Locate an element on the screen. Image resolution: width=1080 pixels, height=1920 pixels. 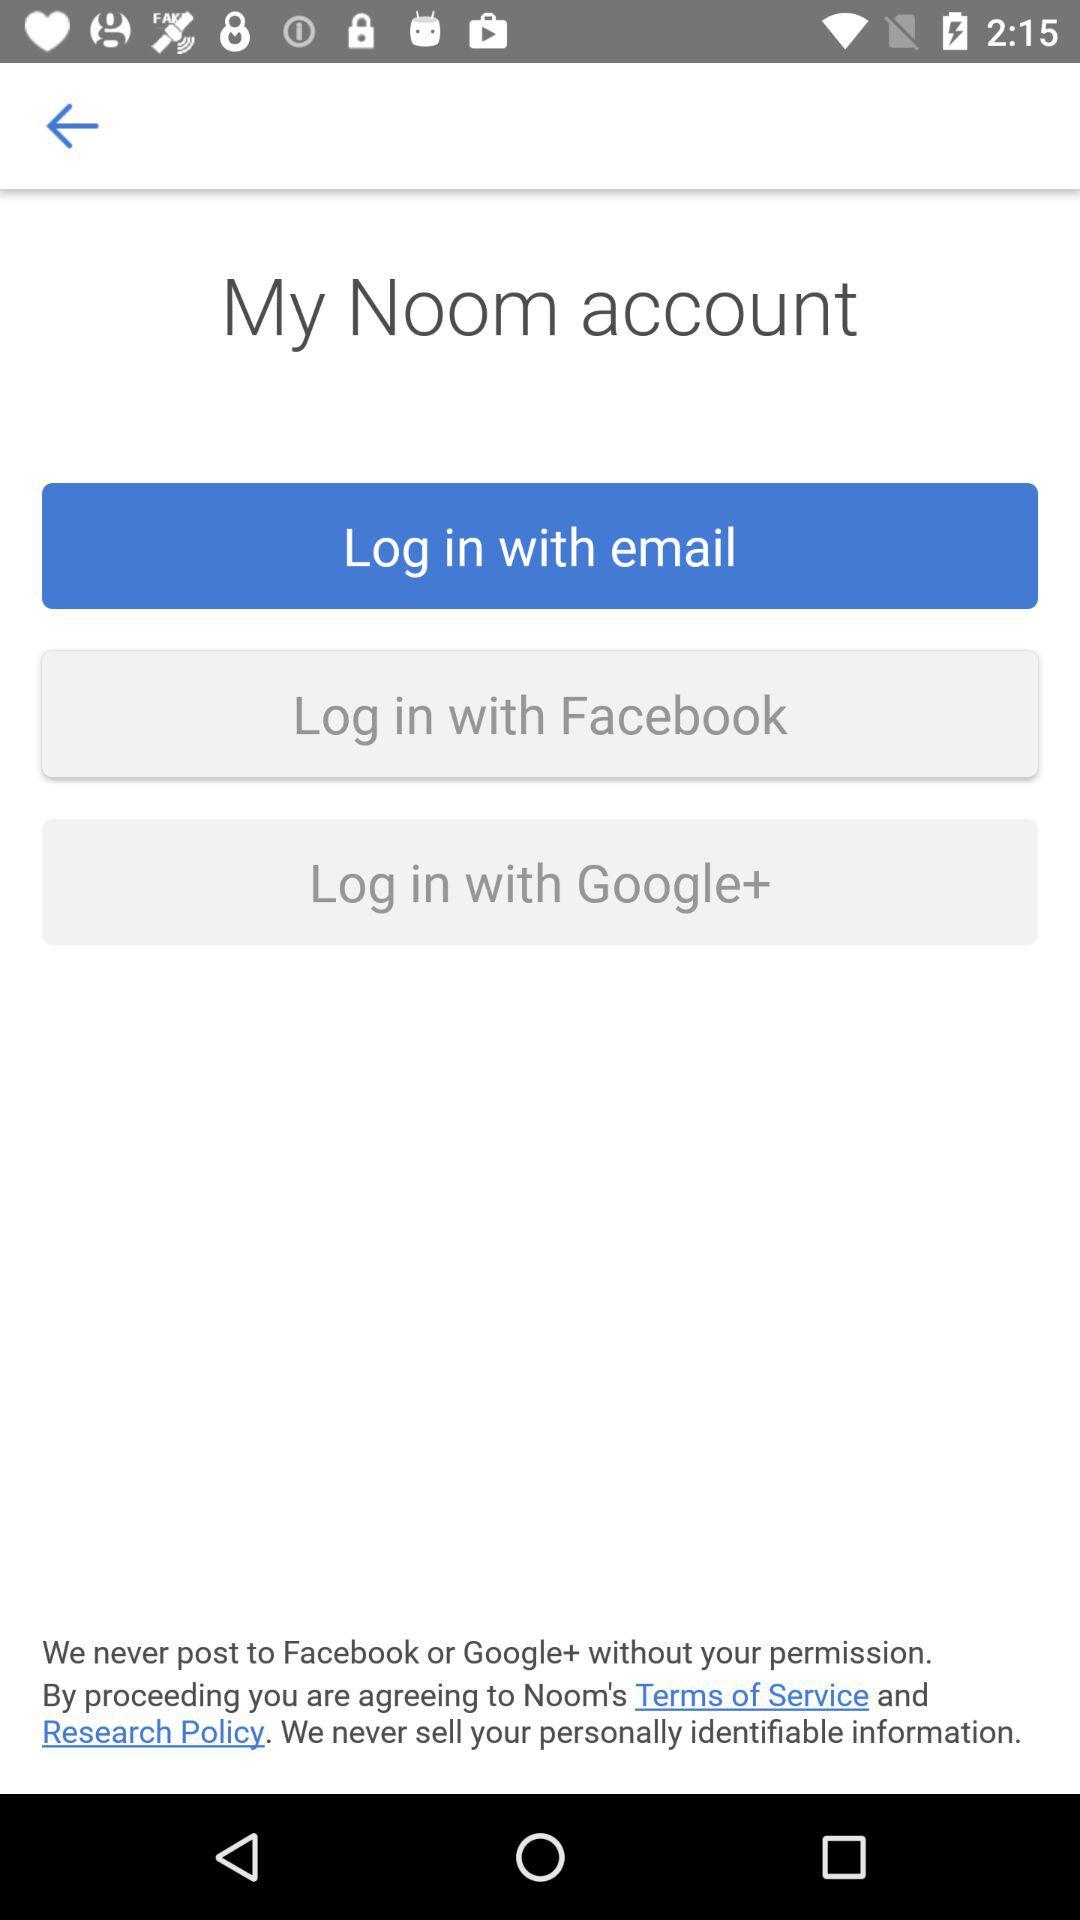
by proceeding you icon is located at coordinates (540, 1711).